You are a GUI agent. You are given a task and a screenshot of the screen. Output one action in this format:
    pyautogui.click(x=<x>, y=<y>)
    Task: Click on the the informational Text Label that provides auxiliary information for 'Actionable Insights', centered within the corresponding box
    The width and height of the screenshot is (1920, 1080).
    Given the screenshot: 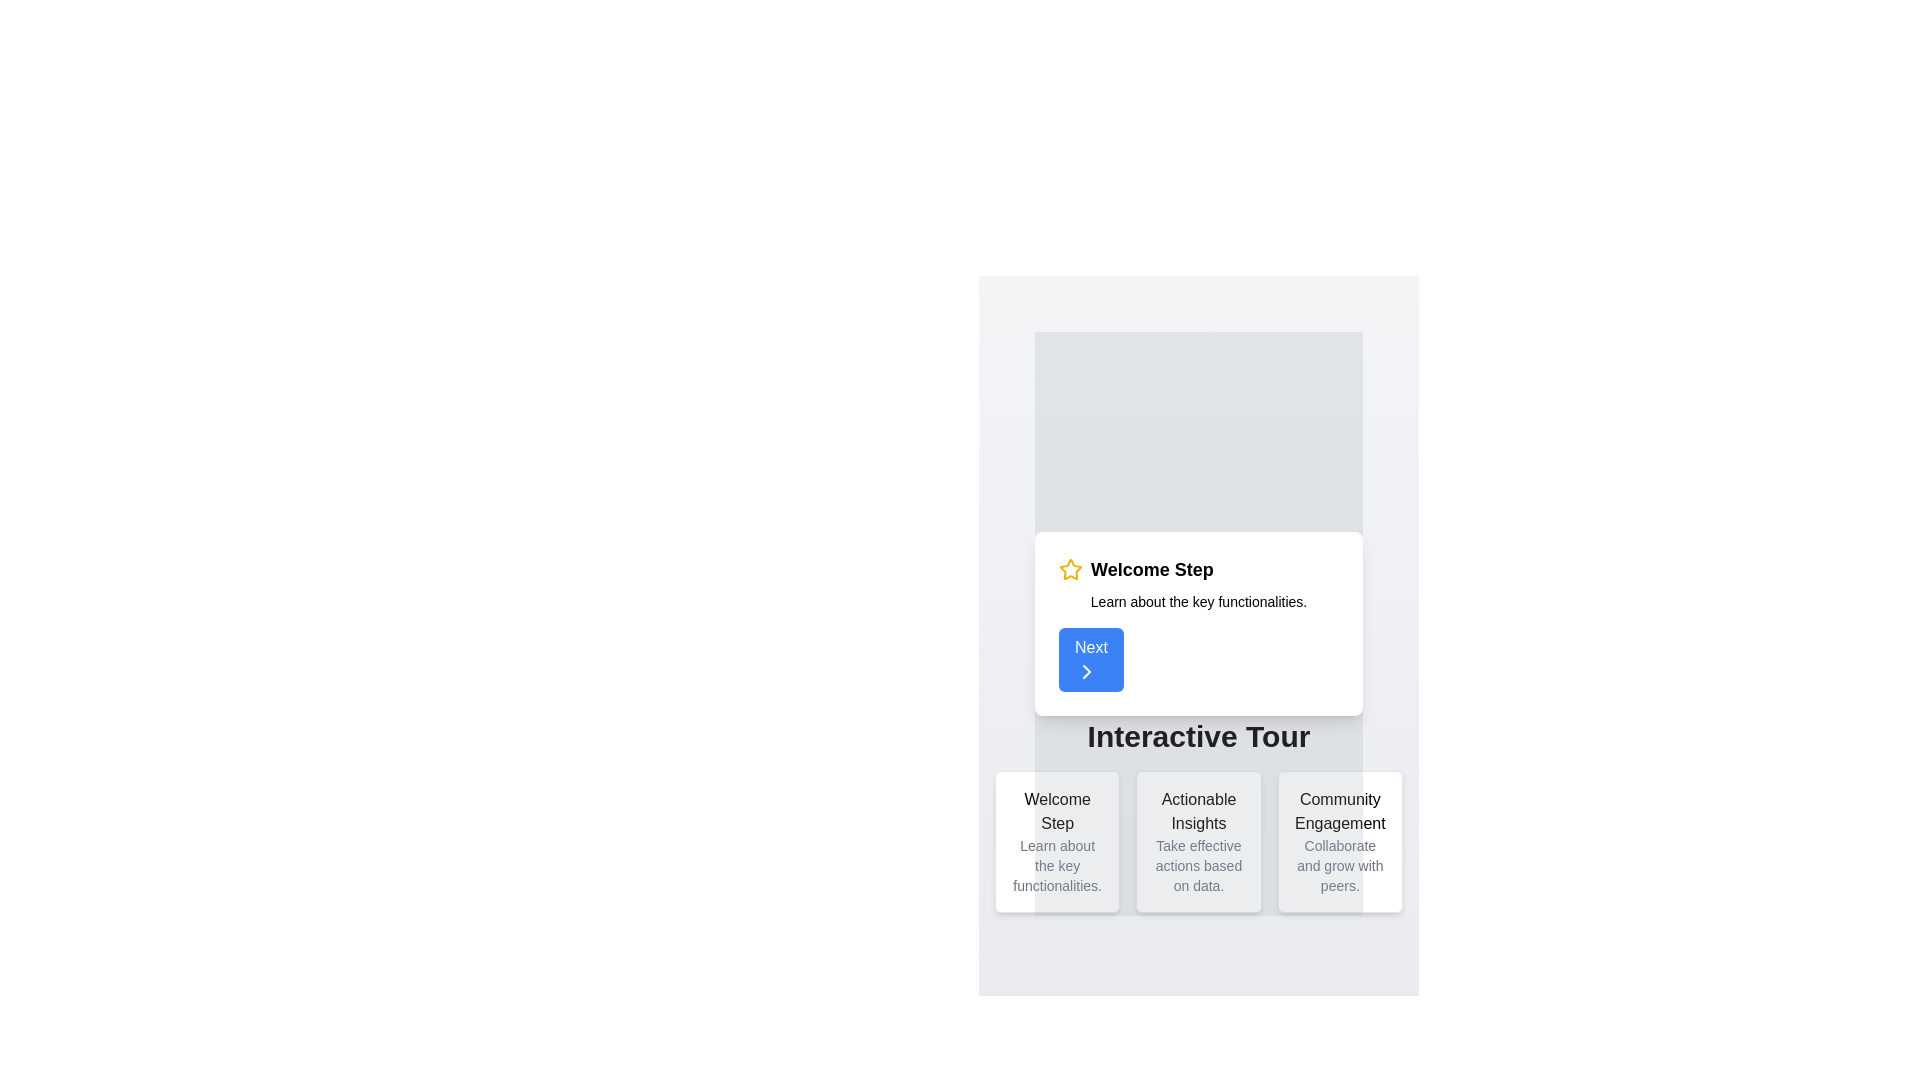 What is the action you would take?
    pyautogui.click(x=1199, y=865)
    